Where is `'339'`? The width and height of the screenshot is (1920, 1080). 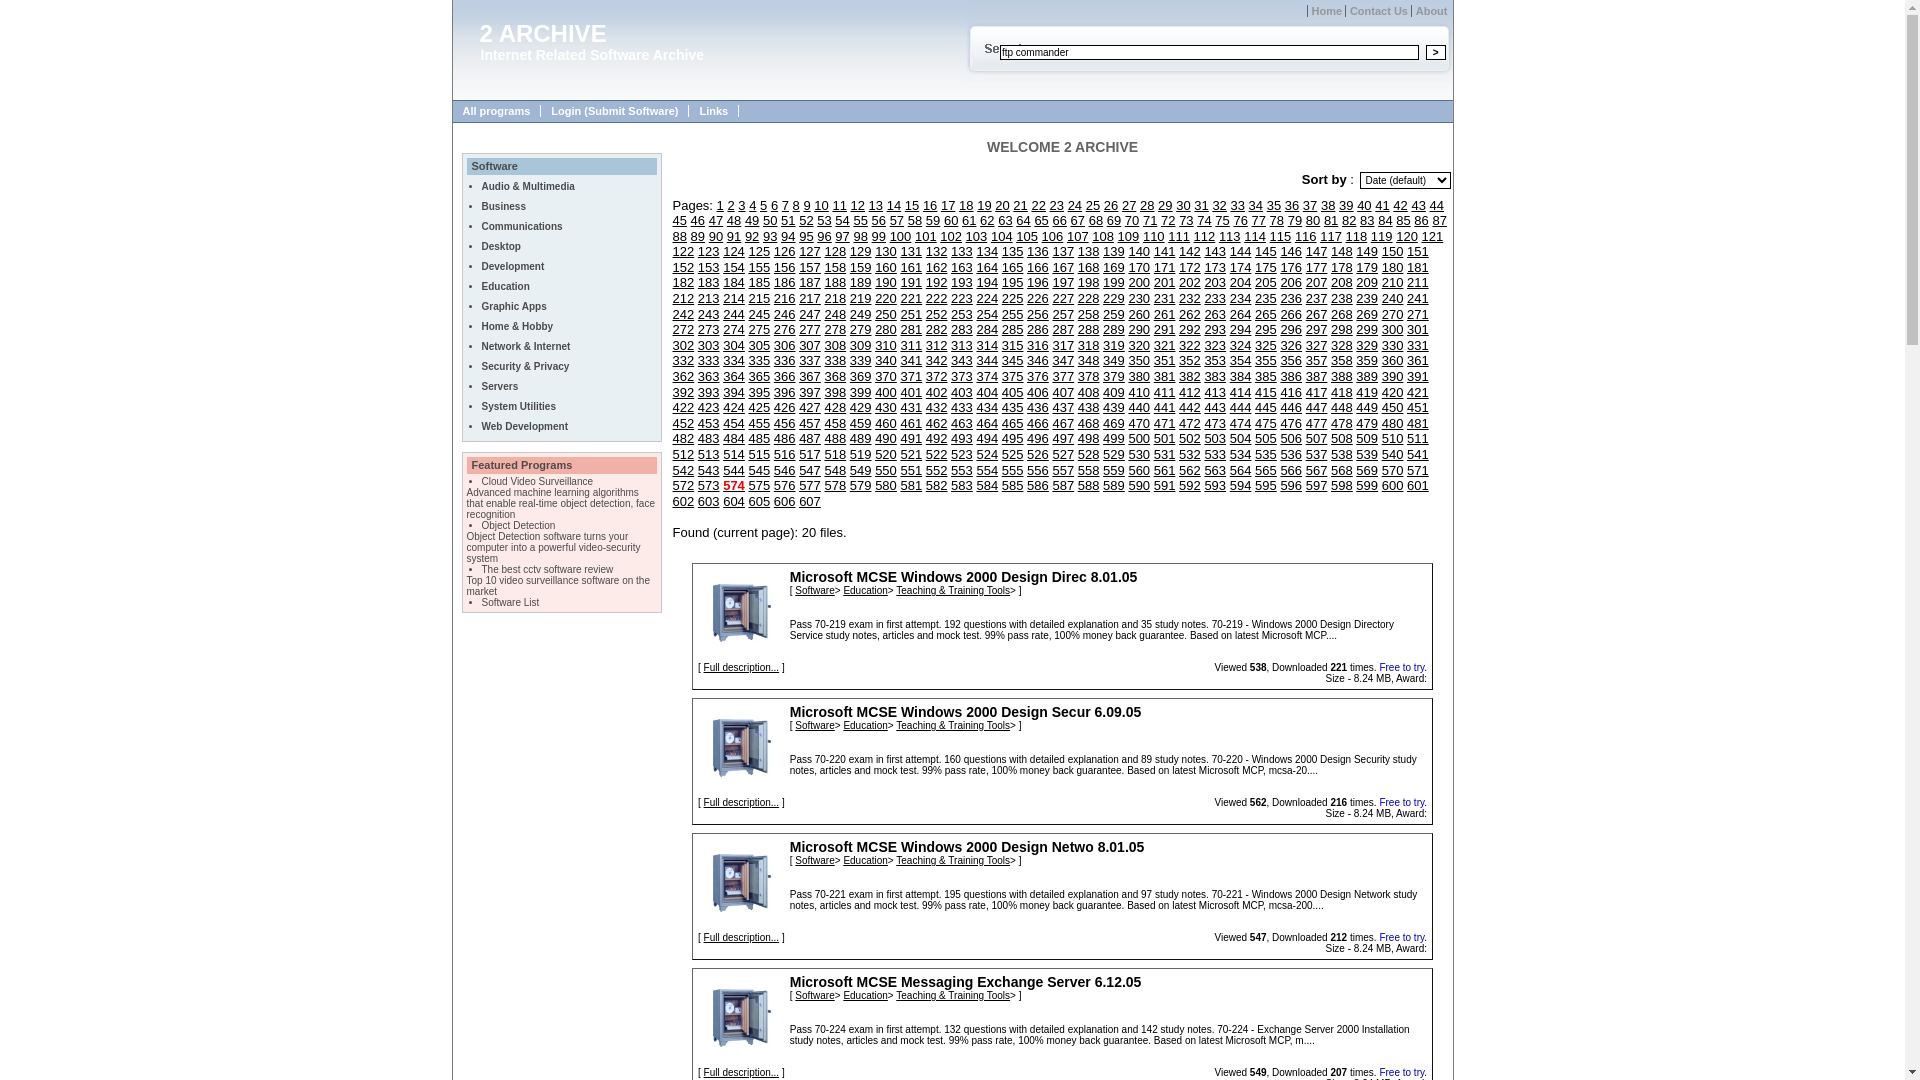 '339' is located at coordinates (860, 360).